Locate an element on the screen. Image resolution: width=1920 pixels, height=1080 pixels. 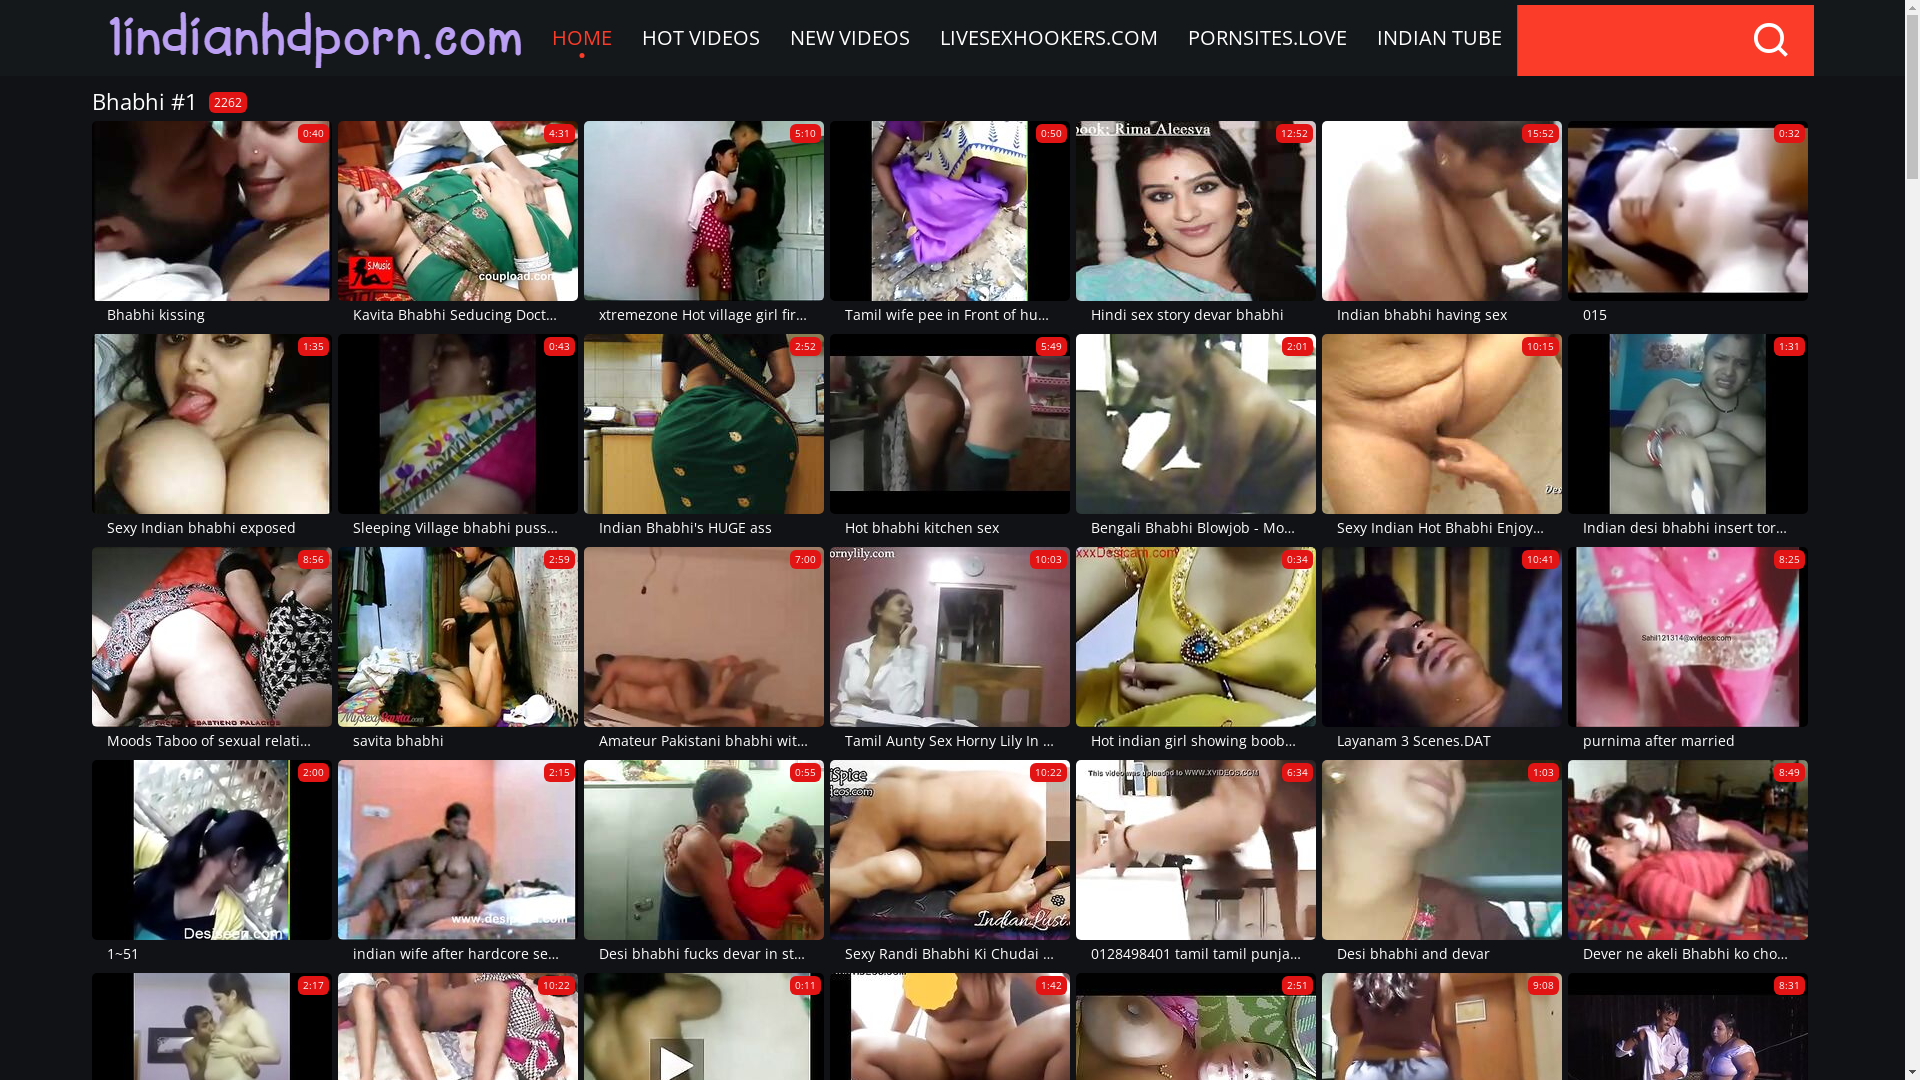
'0:32 is located at coordinates (1567, 224).